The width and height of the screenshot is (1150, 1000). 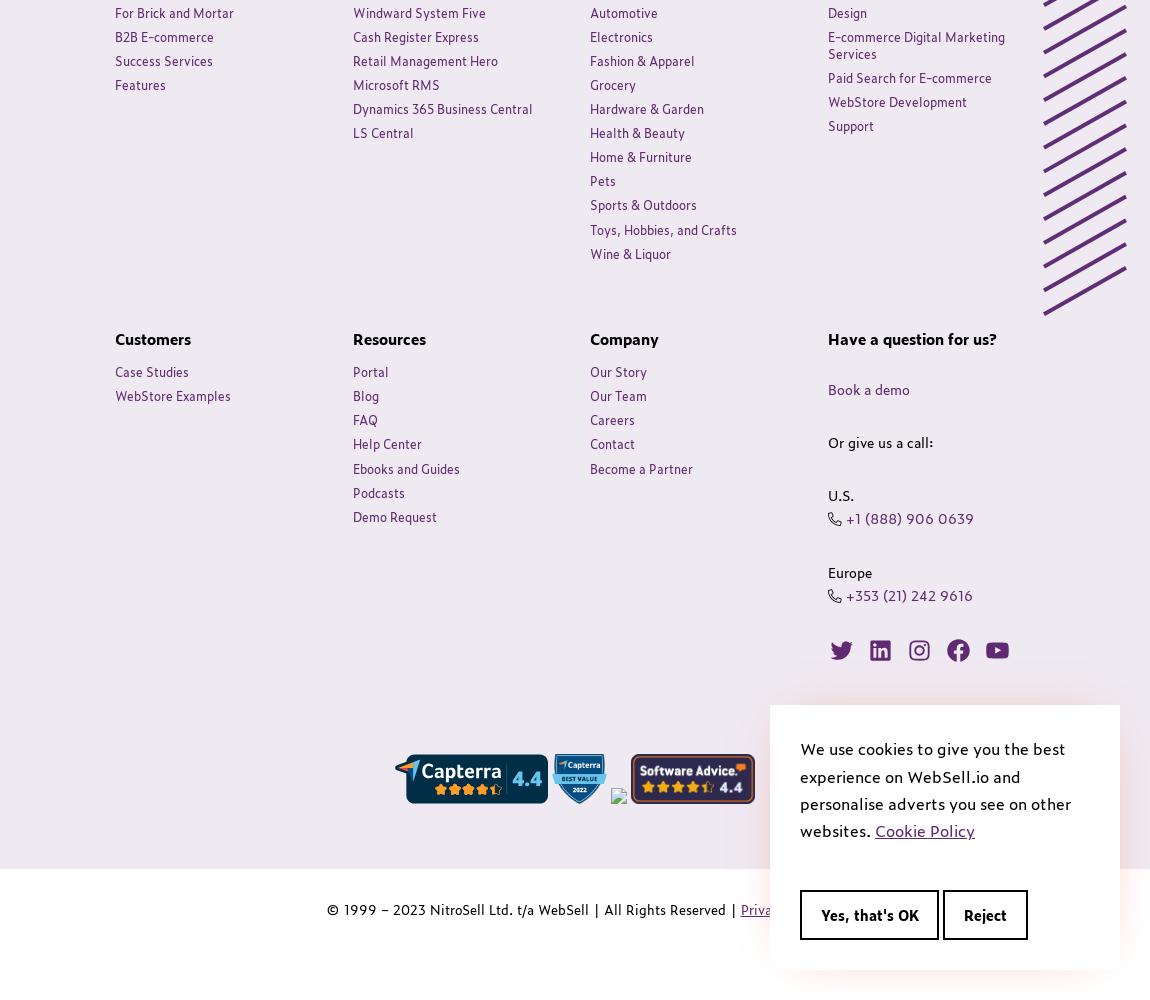 I want to click on 'Portal', so click(x=369, y=370).